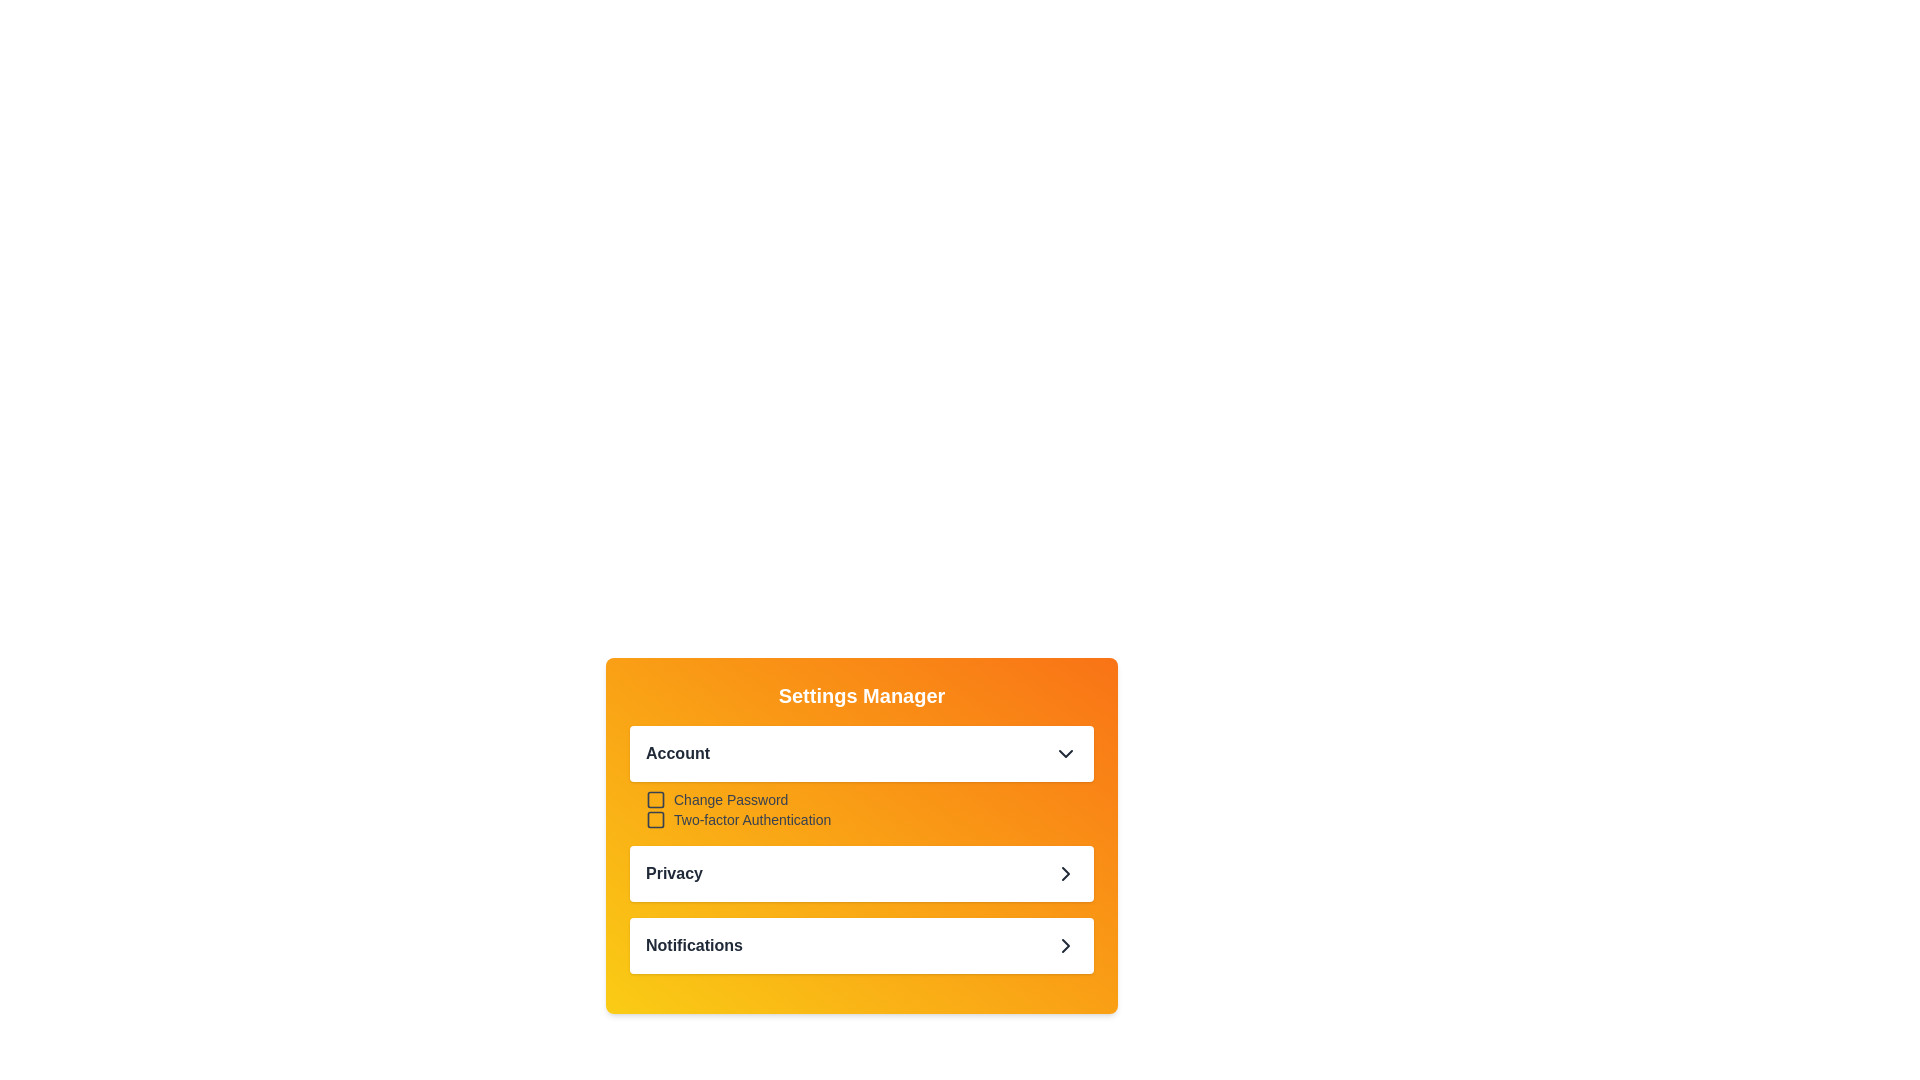  I want to click on the dark gray checkbox icon located to the left of the 'Change Password' text in the 'Settings Manager' interface, so click(656, 798).